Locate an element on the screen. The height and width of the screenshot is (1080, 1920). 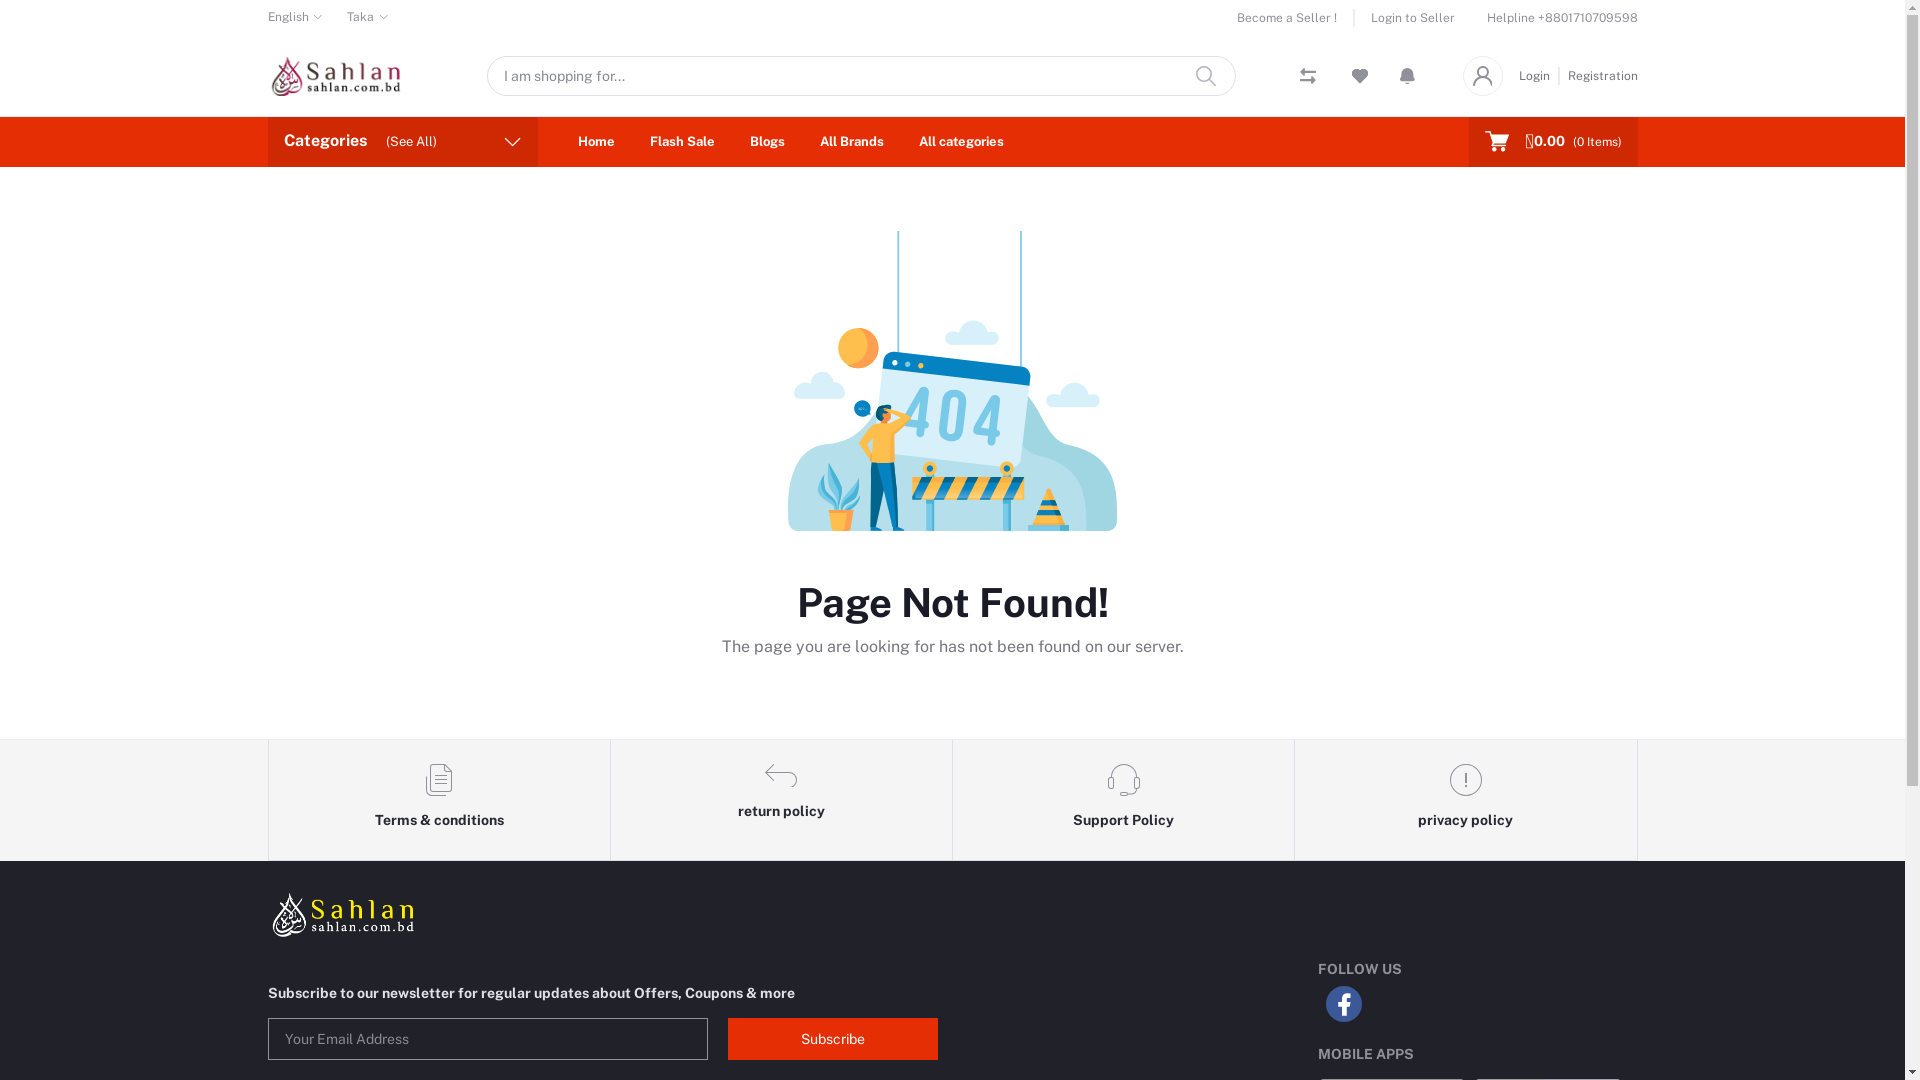
'Support Policy' is located at coordinates (1123, 800).